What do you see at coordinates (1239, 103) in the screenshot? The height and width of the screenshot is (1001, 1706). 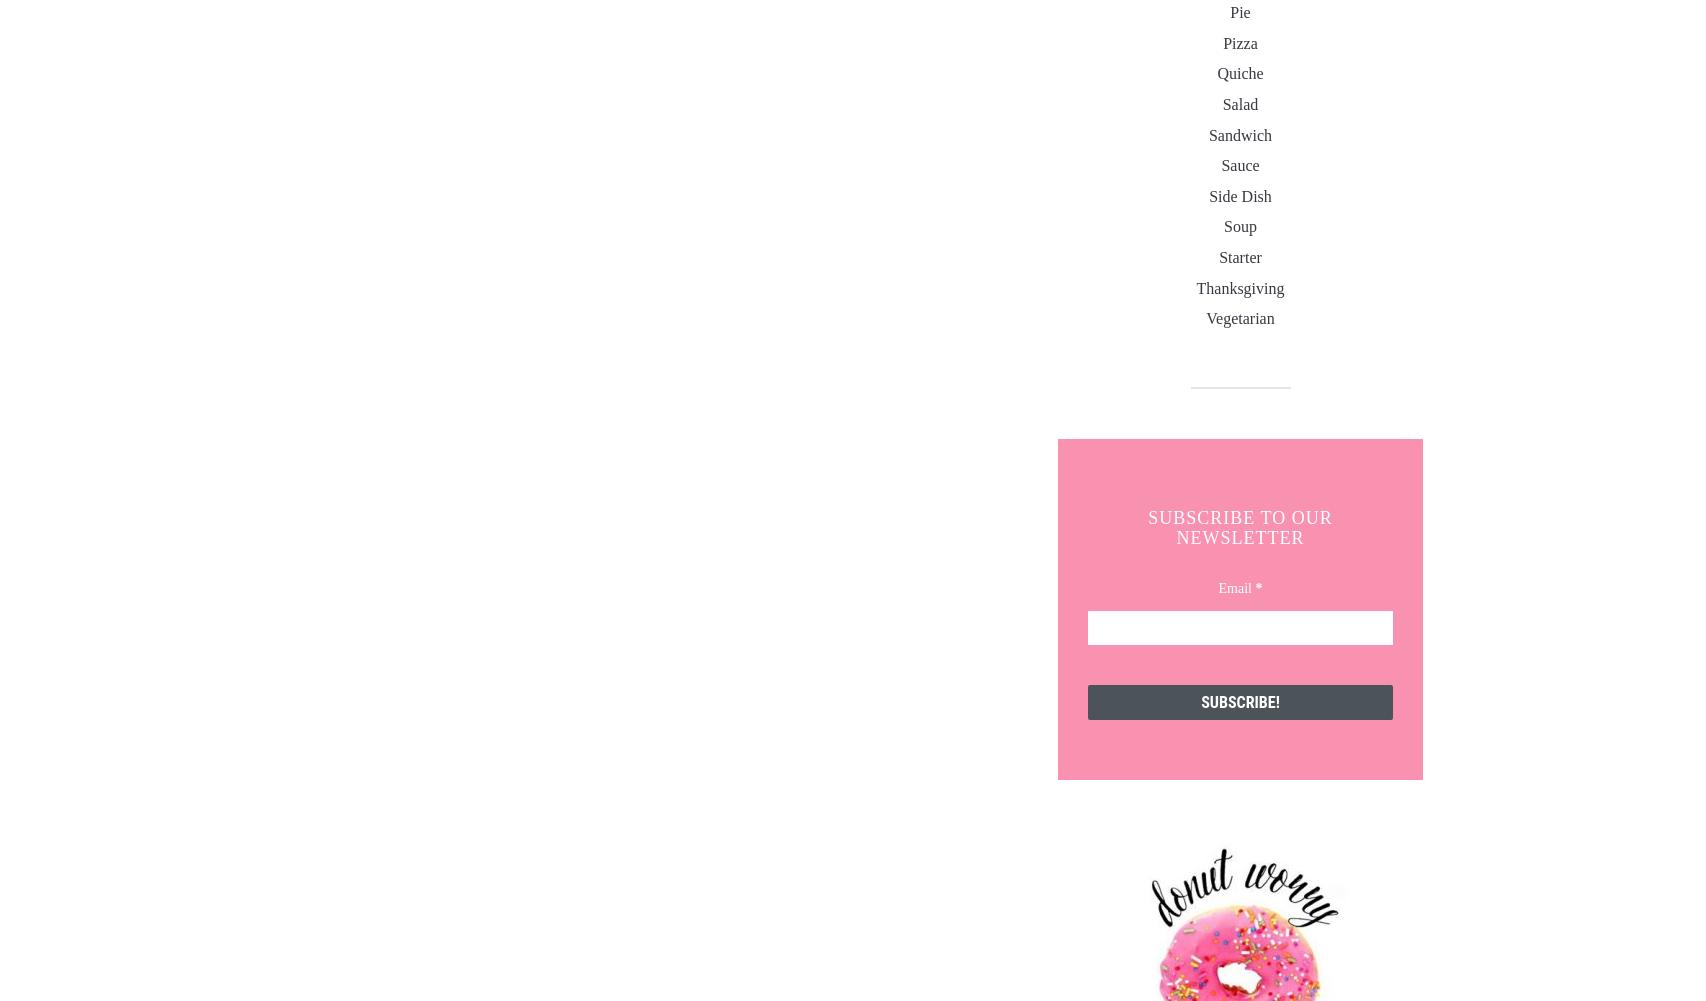 I see `'salad'` at bounding box center [1239, 103].